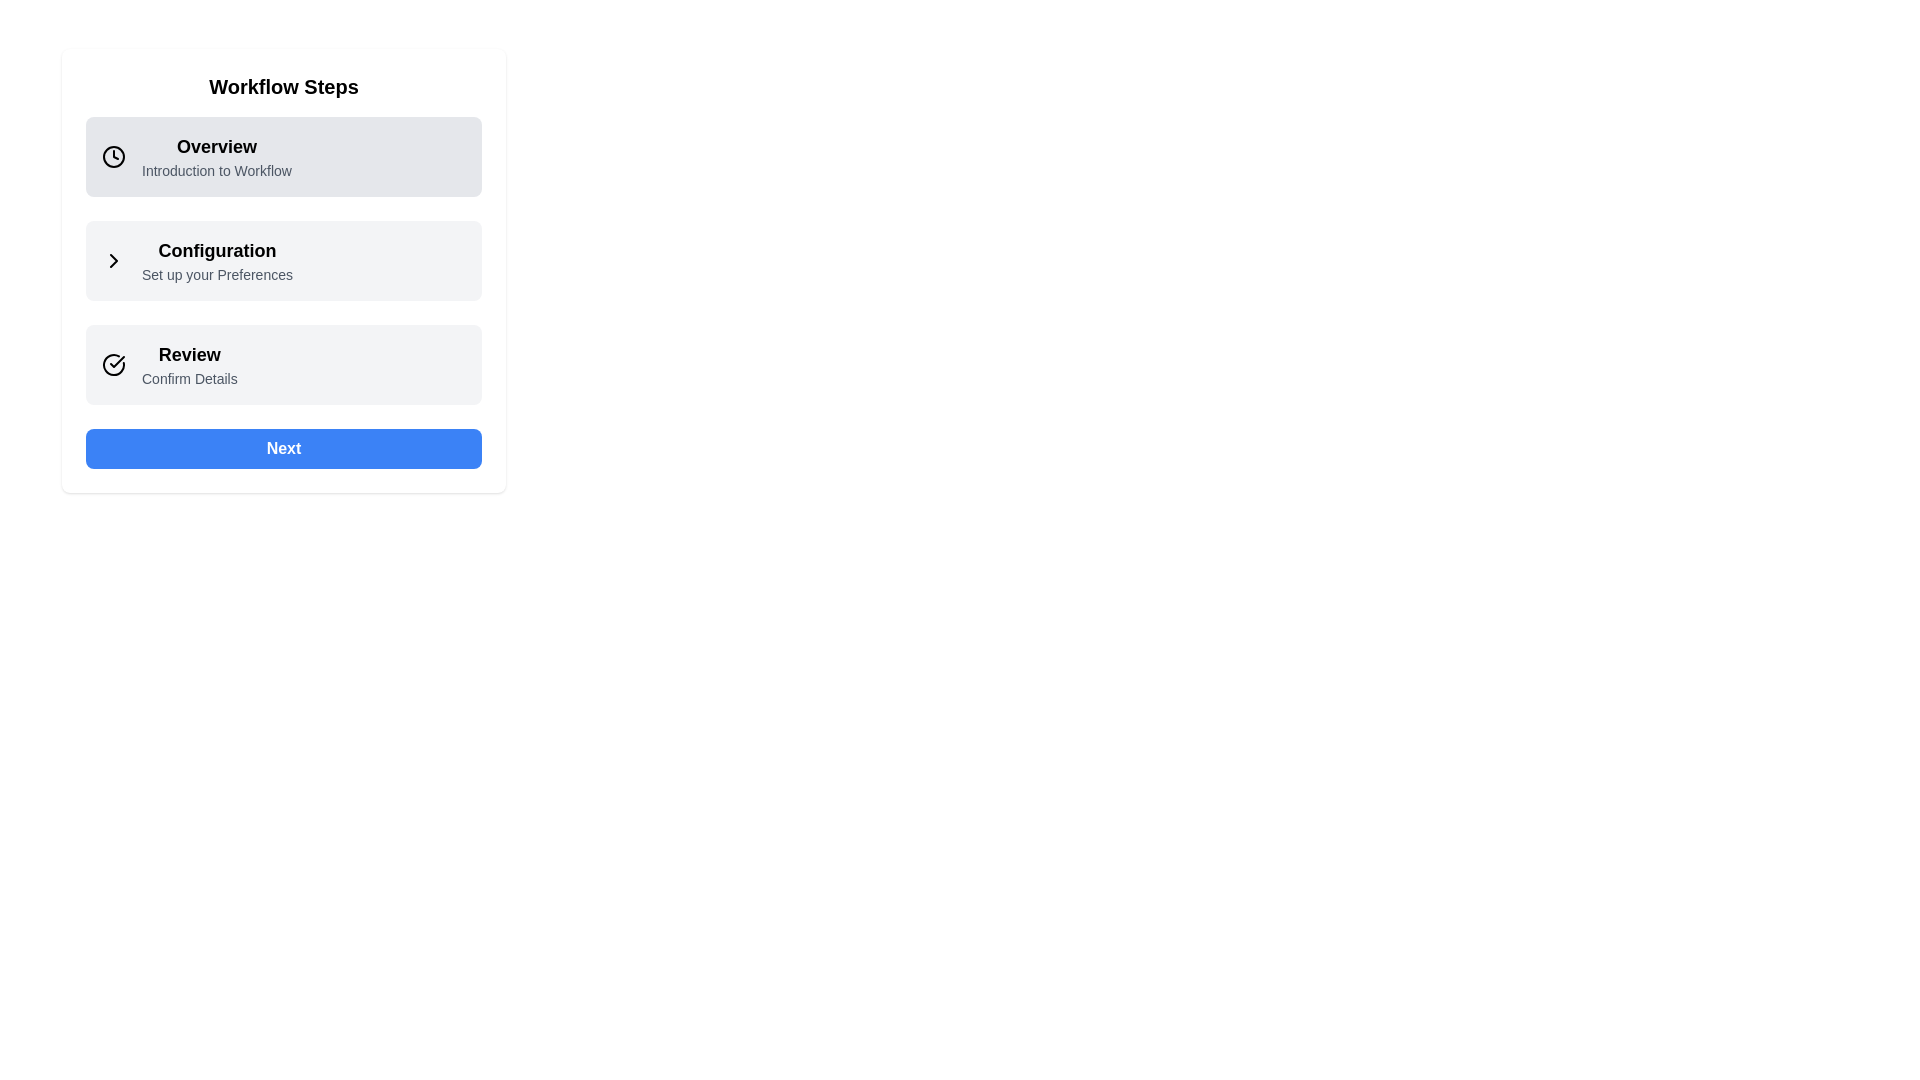  I want to click on the rightward-facing chevron icon located in the 'Configuration' box of the 'Workflow Steps' section, positioned to the right of the text label 'Configuration', so click(113, 260).